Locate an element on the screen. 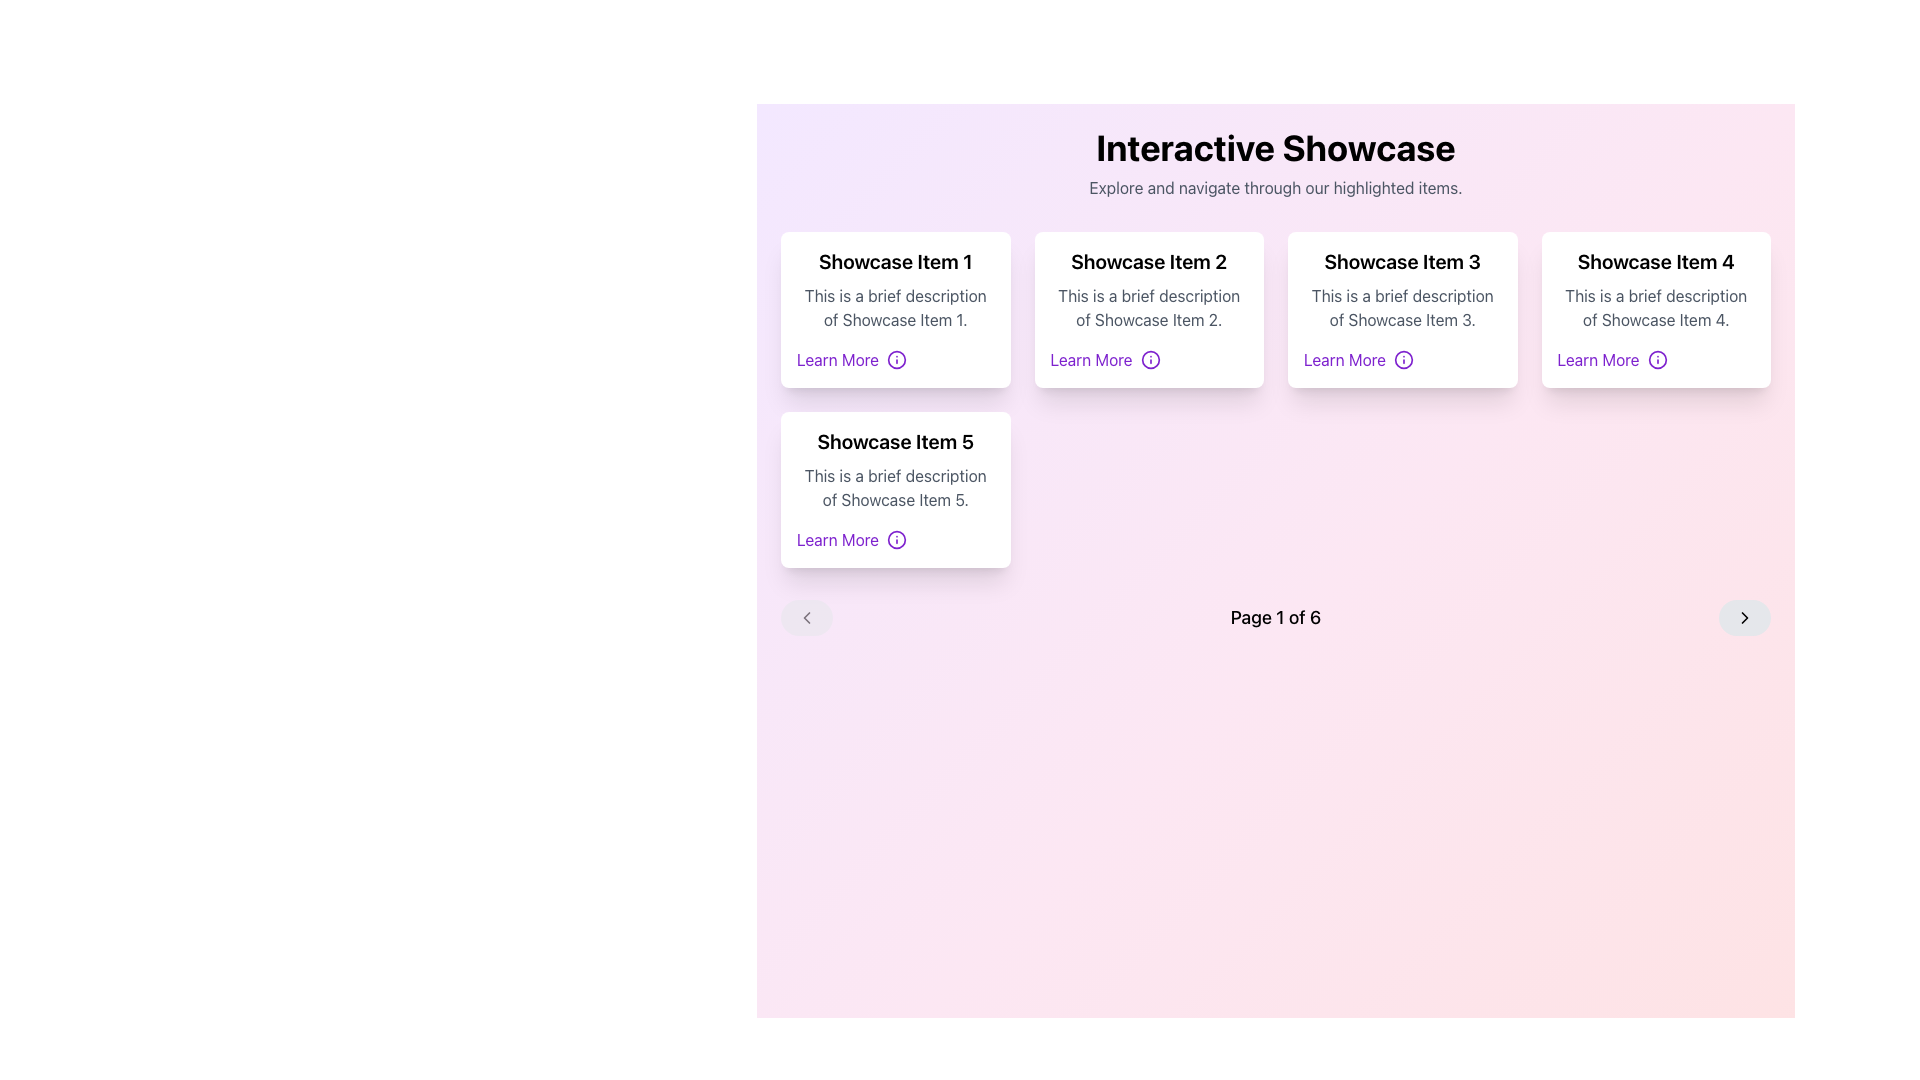 Image resolution: width=1920 pixels, height=1080 pixels. the Text Label providing supplementary information for Showcase Item 5, located in the second row, first column of the grid layout is located at coordinates (894, 488).